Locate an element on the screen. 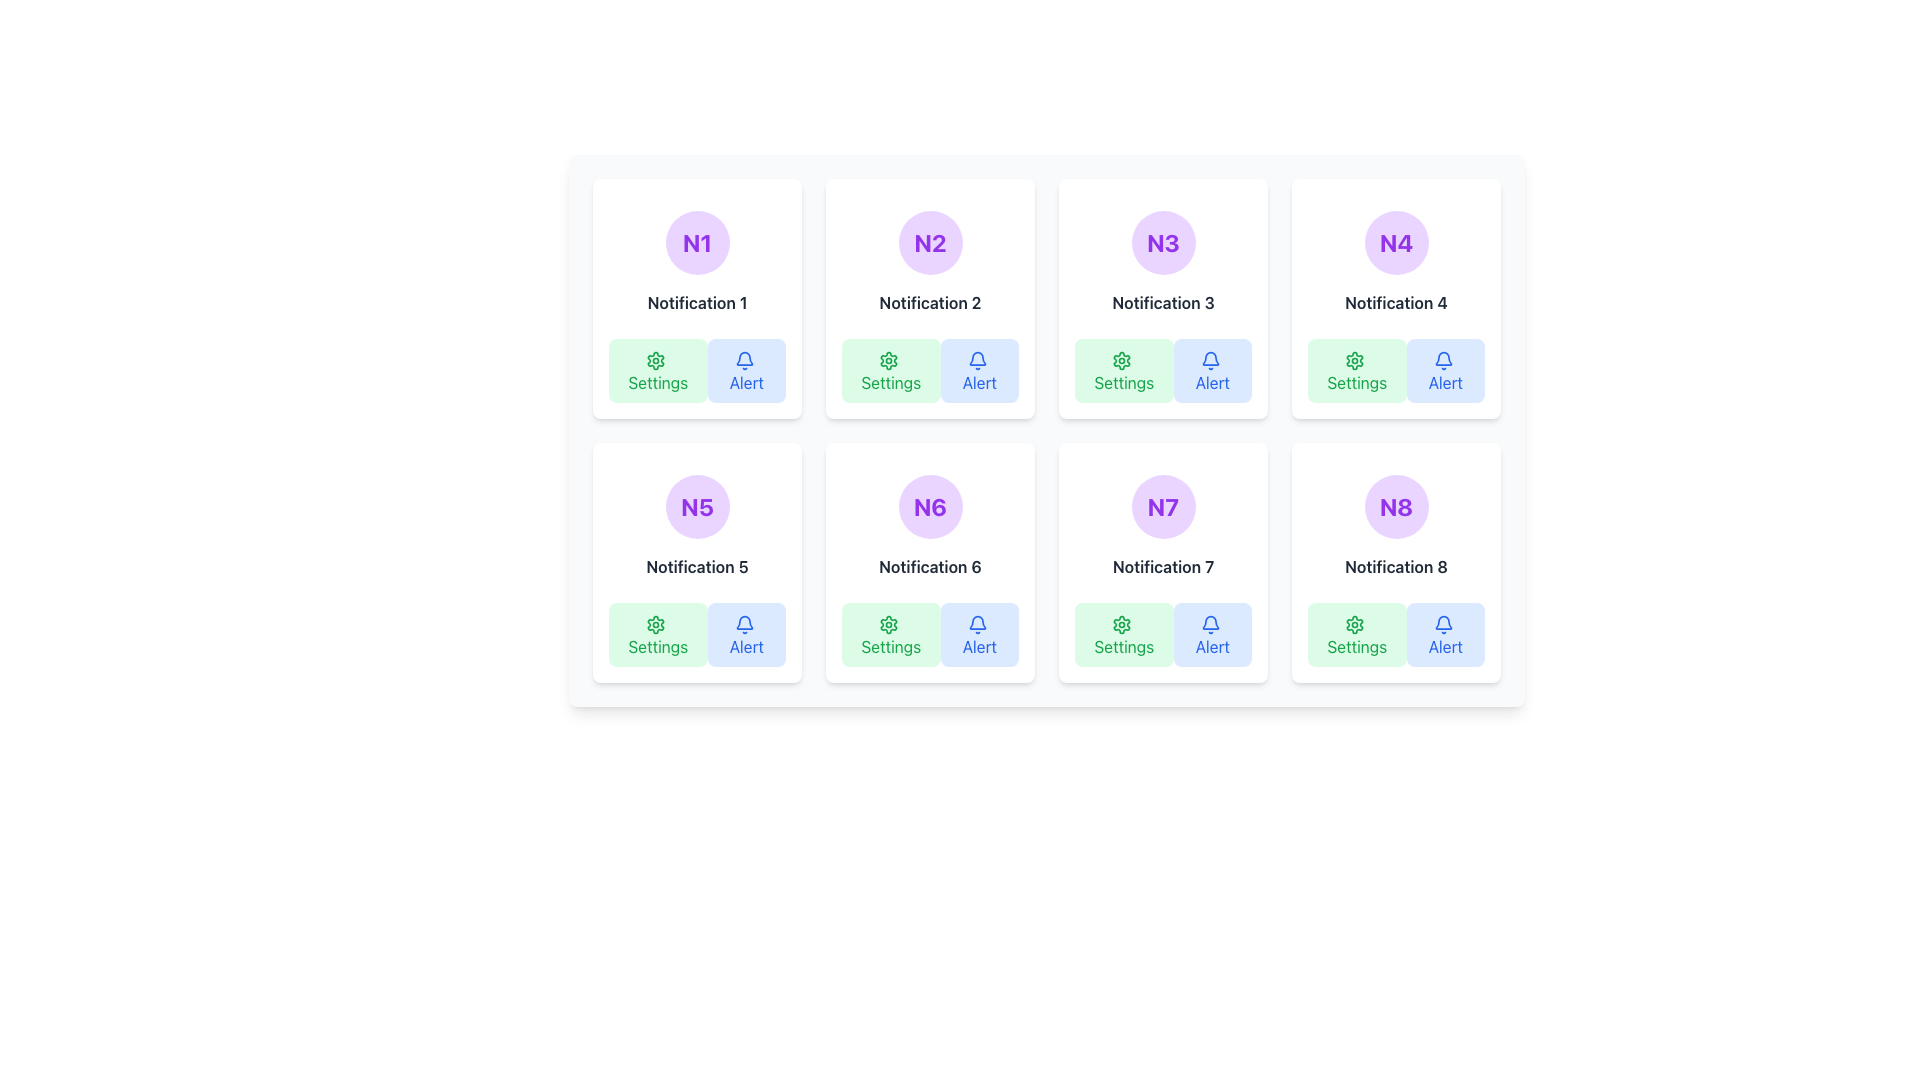  the second button under the 'Notification 3' block is located at coordinates (1211, 370).